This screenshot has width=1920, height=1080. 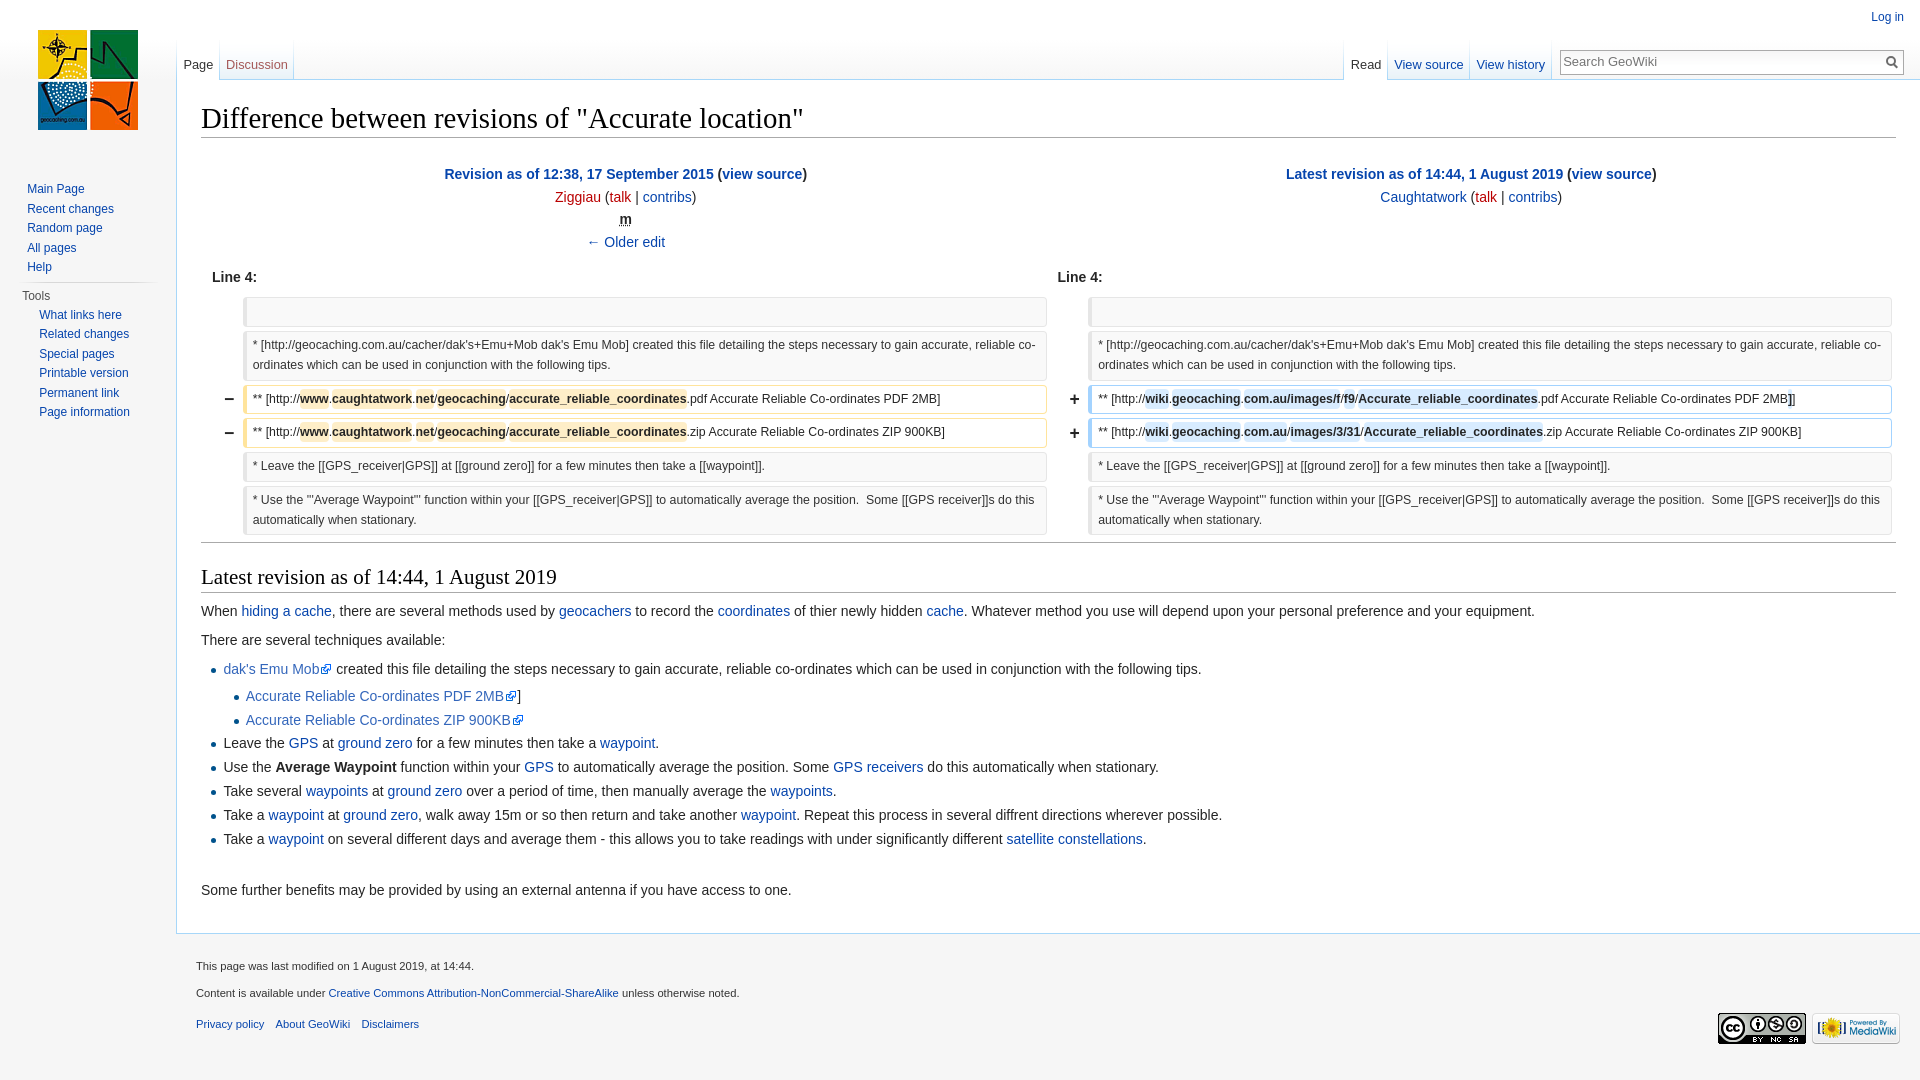 What do you see at coordinates (360, 1023) in the screenshot?
I see `'Disclaimers'` at bounding box center [360, 1023].